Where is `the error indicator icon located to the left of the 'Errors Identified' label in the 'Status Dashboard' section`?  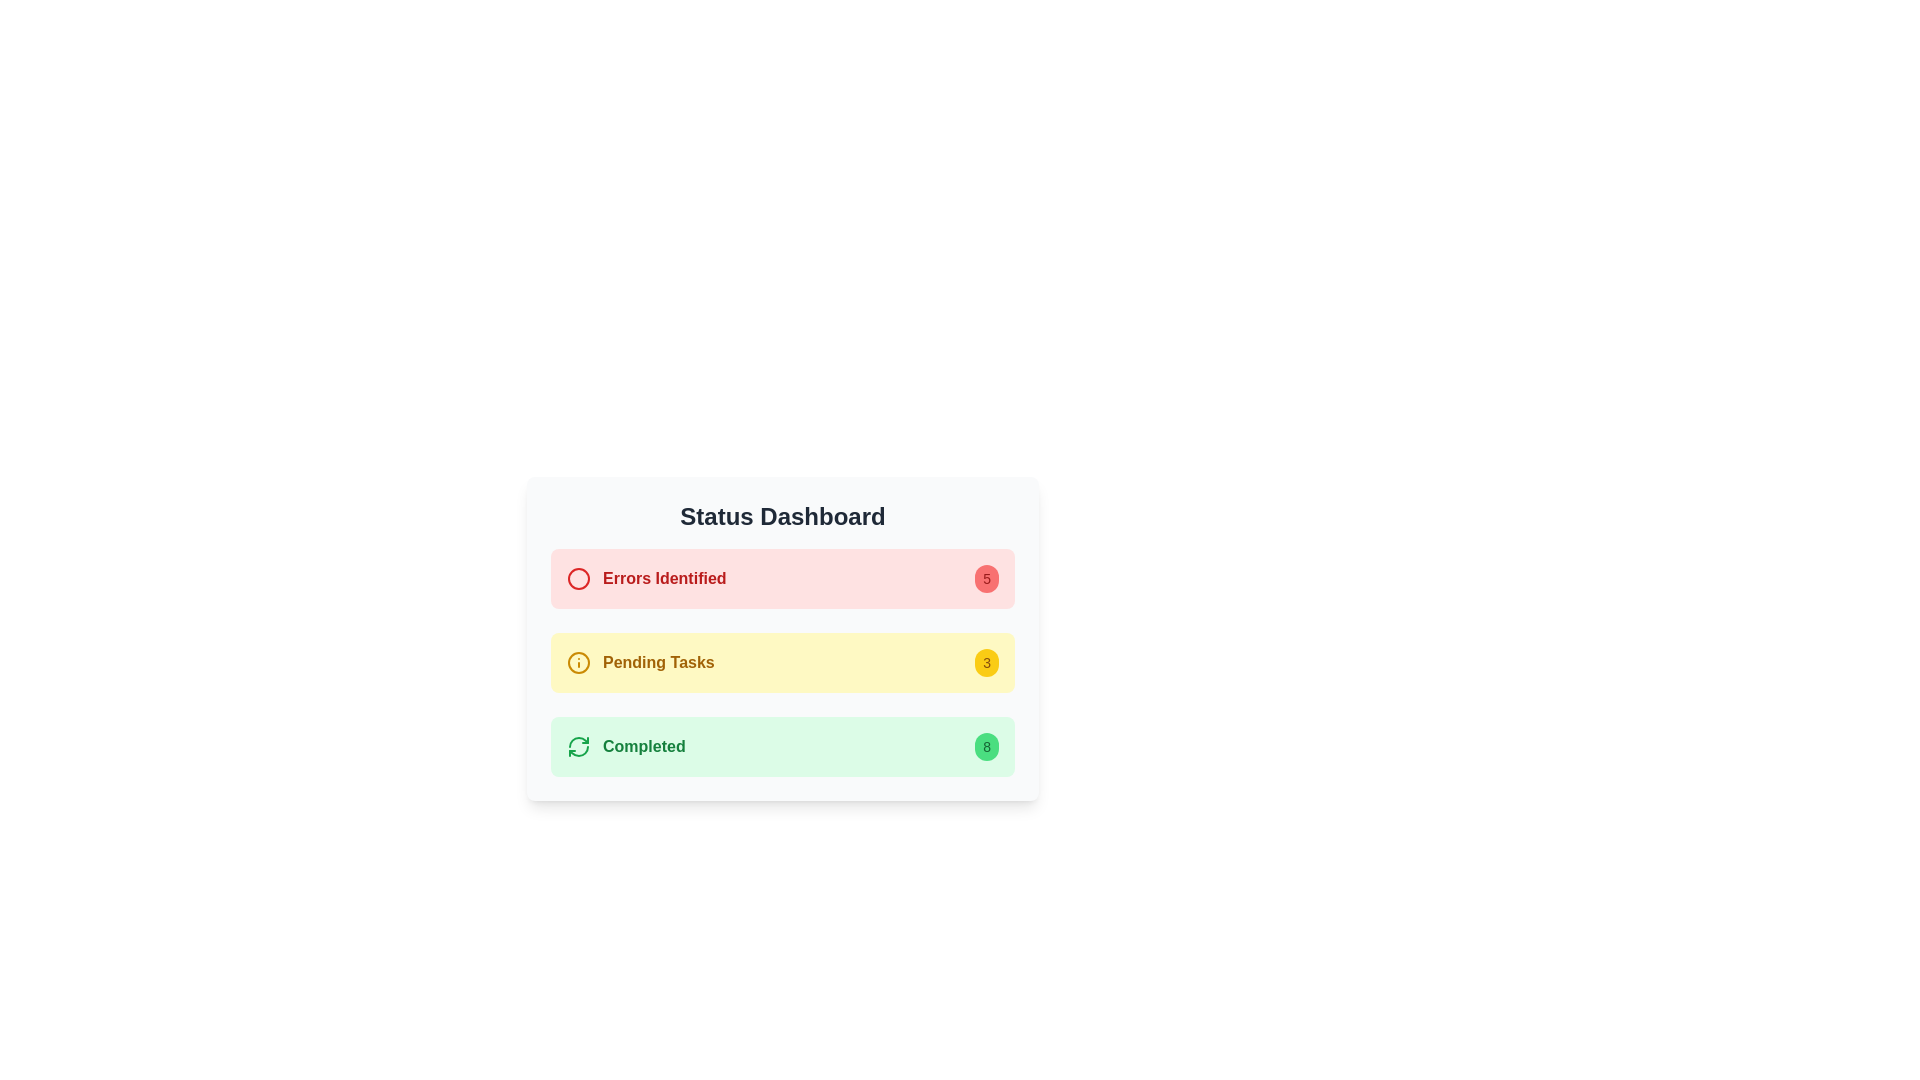 the error indicator icon located to the left of the 'Errors Identified' label in the 'Status Dashboard' section is located at coordinates (578, 578).